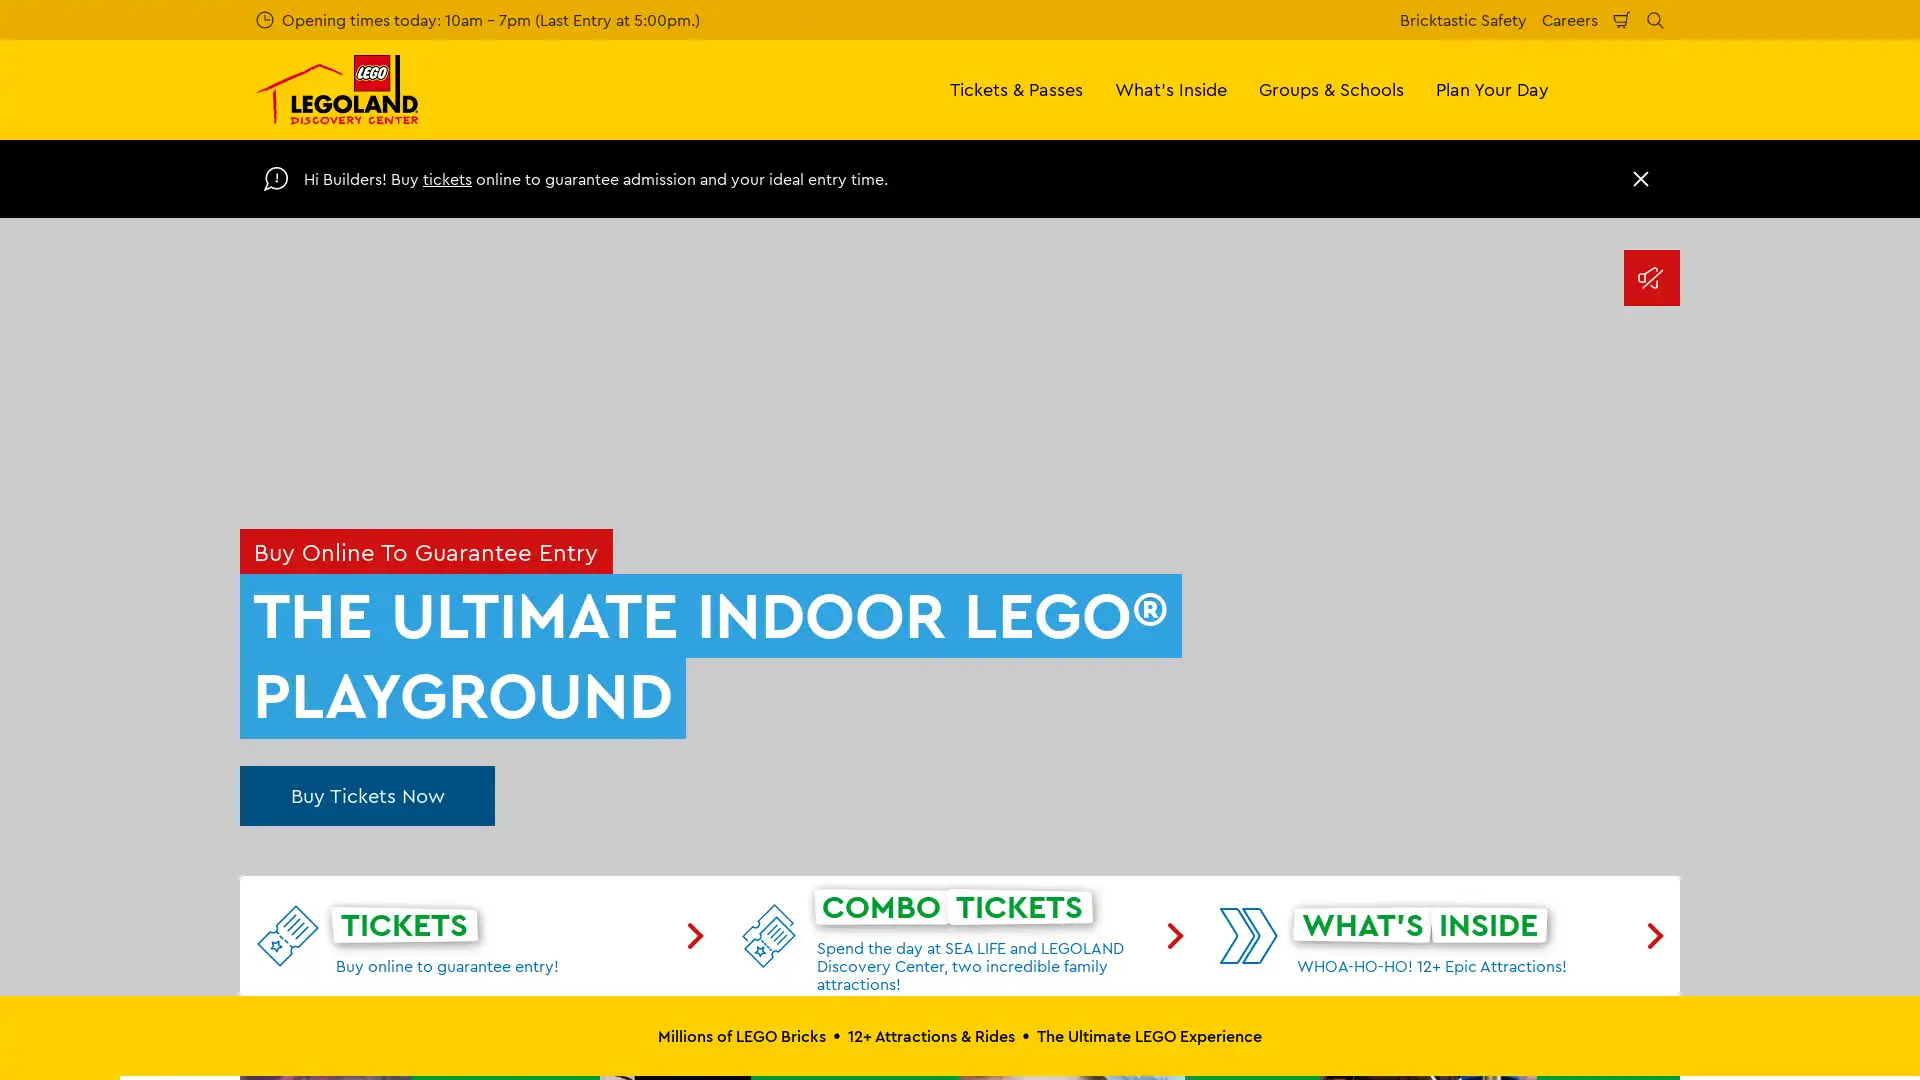 The width and height of the screenshot is (1920, 1080). Describe the element at coordinates (1331, 88) in the screenshot. I see `Groups & Schools` at that location.